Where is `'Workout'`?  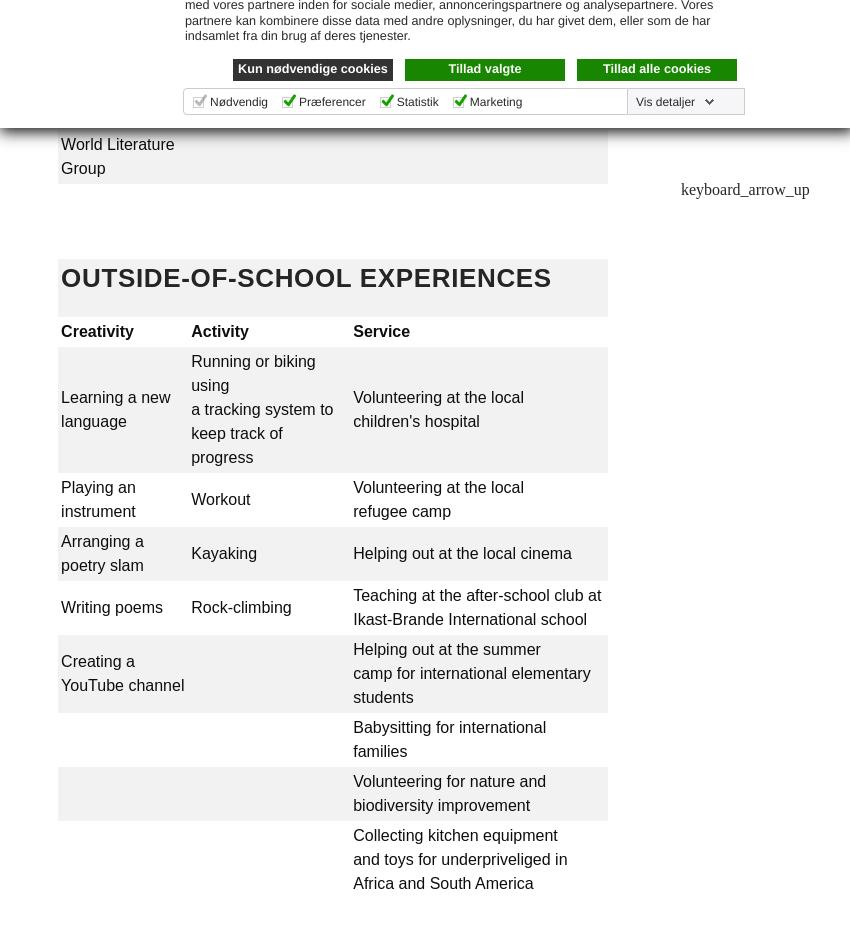
'Workout' is located at coordinates (220, 498).